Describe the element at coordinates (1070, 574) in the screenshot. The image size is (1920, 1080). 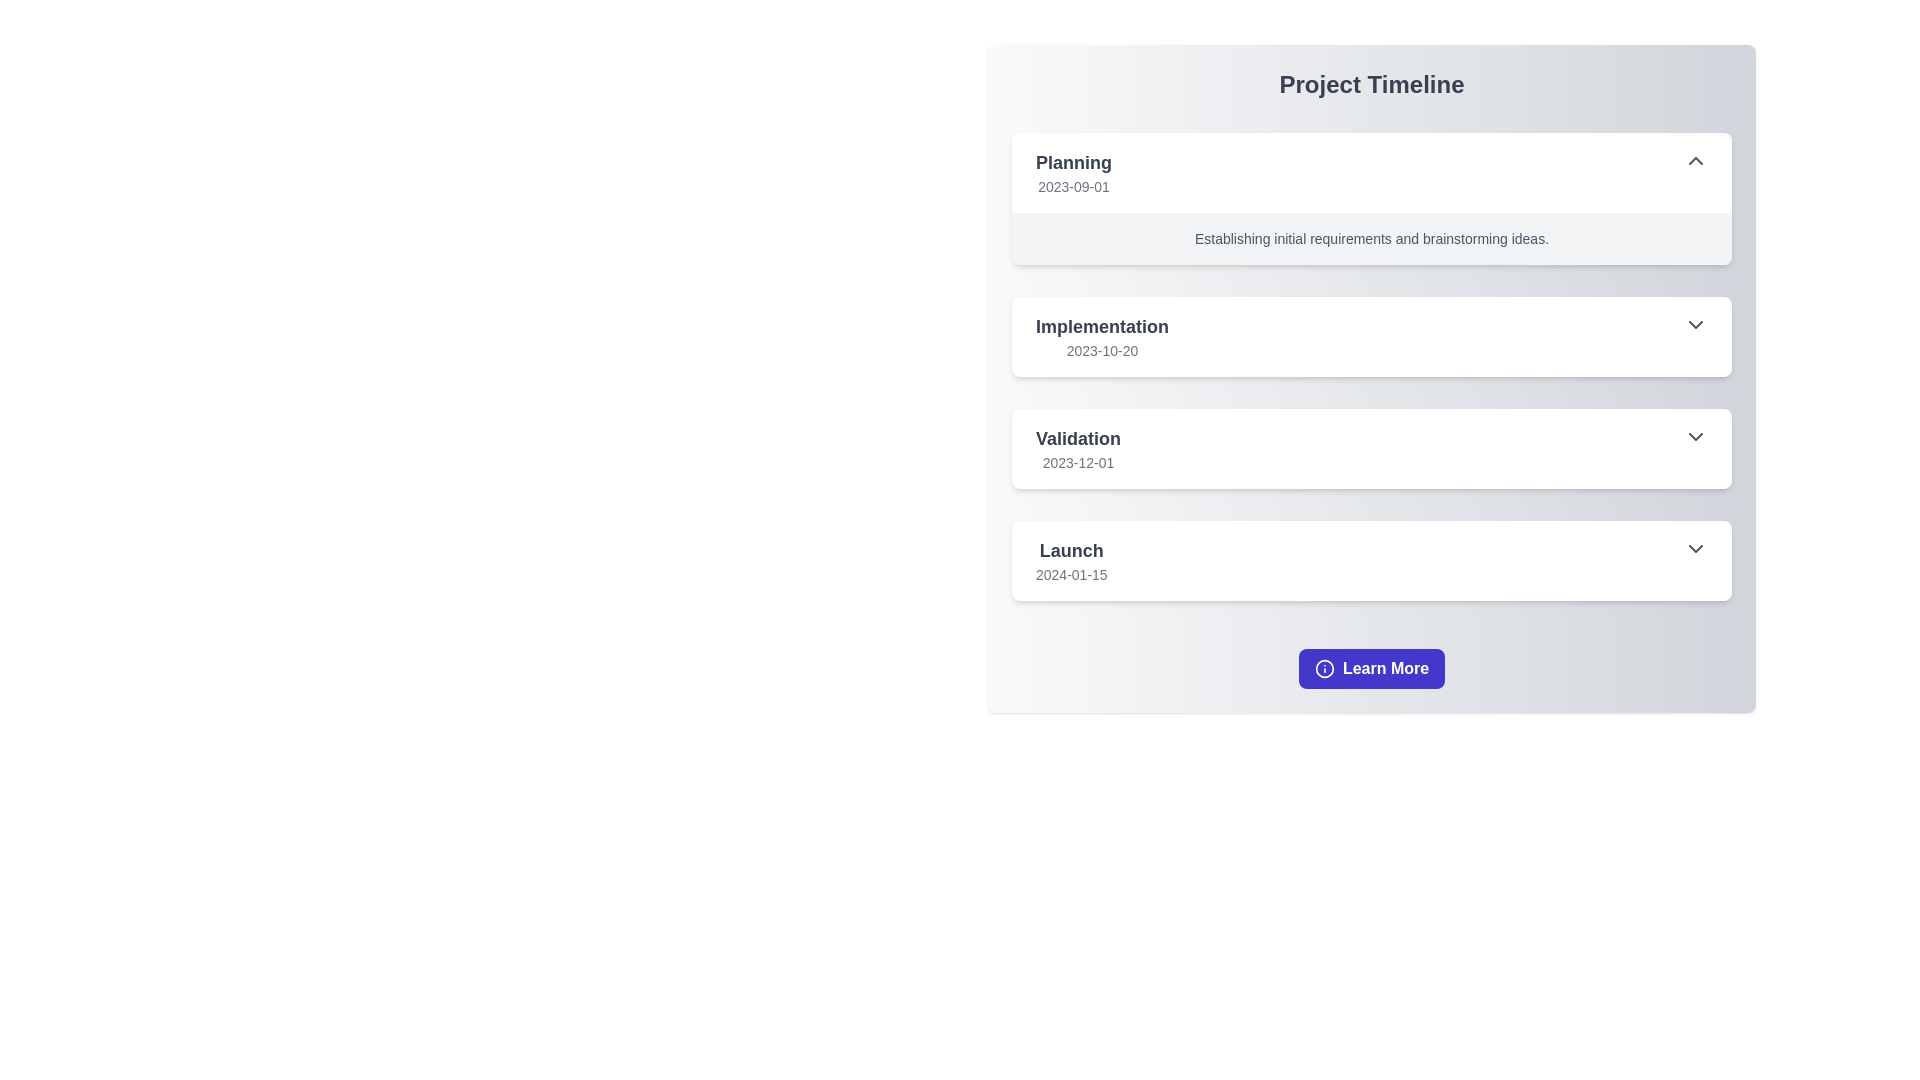
I see `text content of the Text Label displaying the date '2024-01-15' located under the heading 'Launch' in a card-style layout` at that location.